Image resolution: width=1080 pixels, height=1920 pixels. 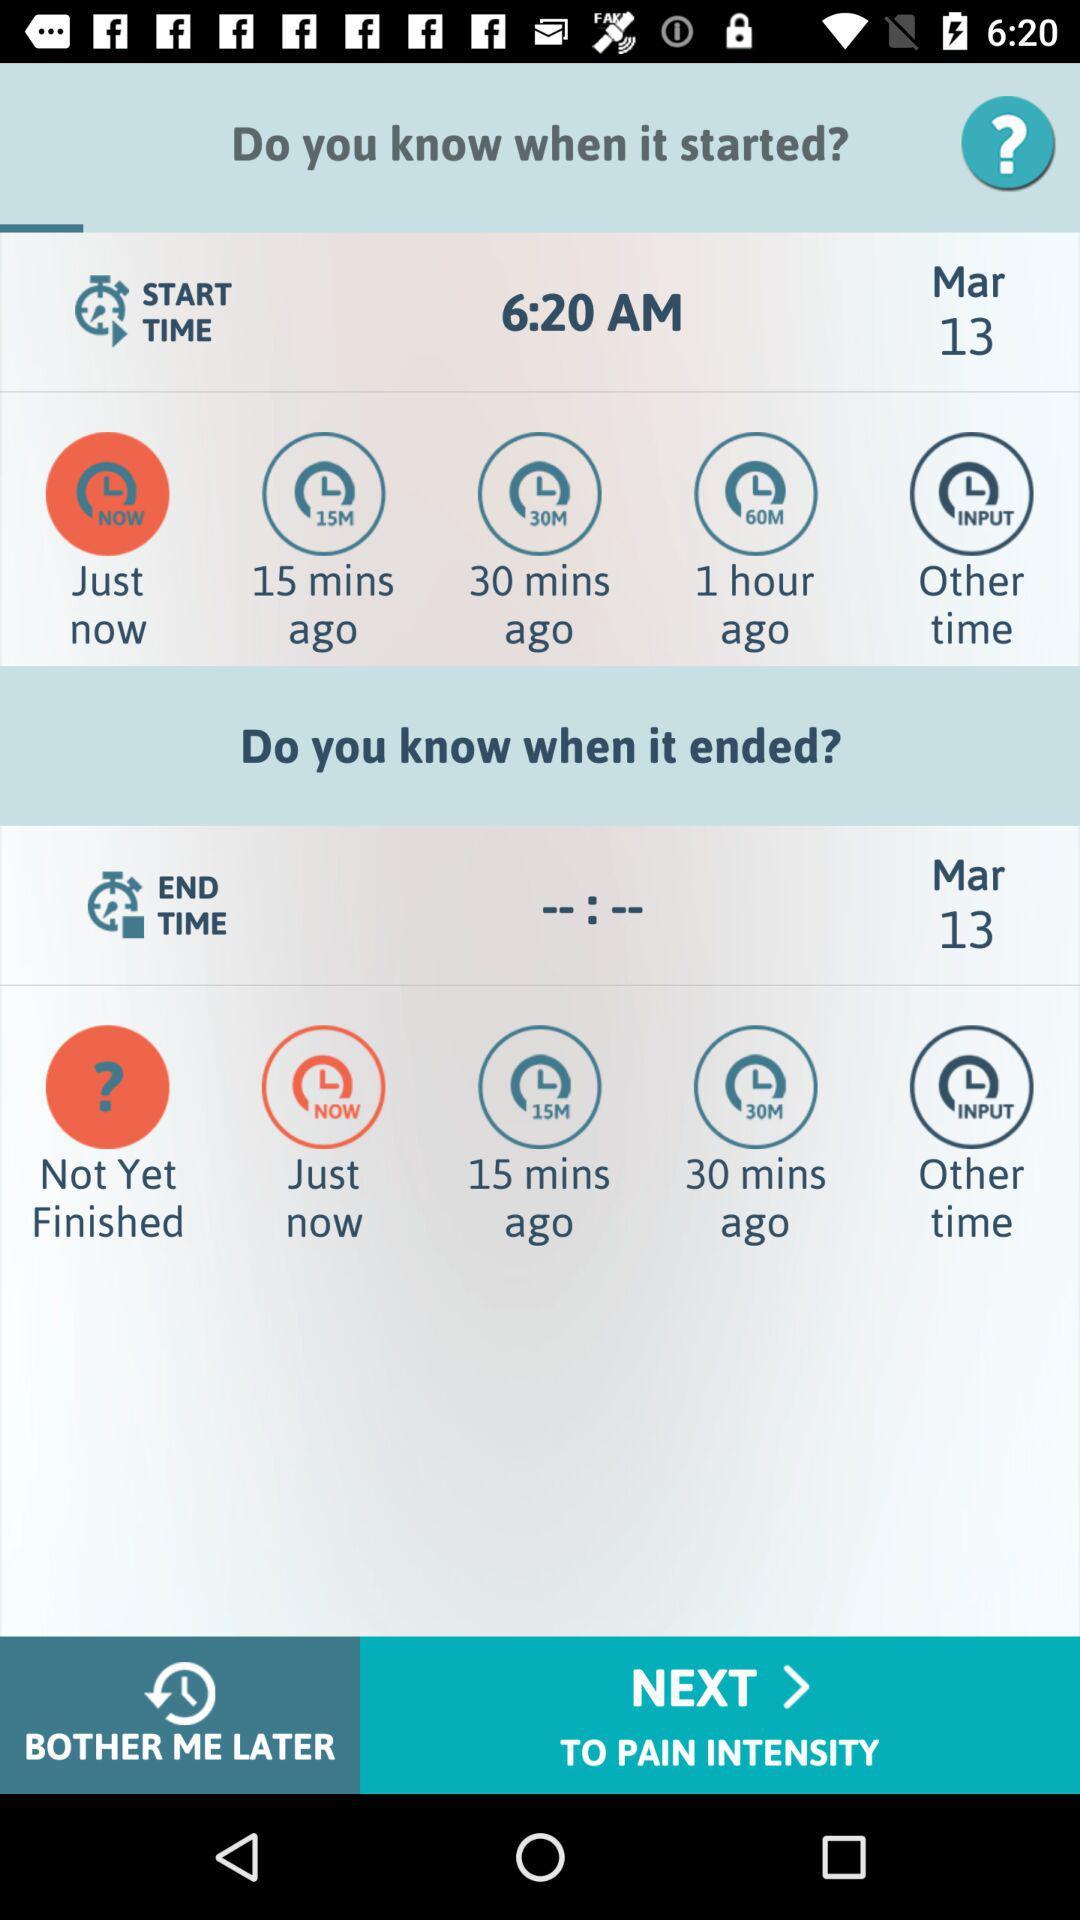 I want to click on the help icon, so click(x=107, y=1086).